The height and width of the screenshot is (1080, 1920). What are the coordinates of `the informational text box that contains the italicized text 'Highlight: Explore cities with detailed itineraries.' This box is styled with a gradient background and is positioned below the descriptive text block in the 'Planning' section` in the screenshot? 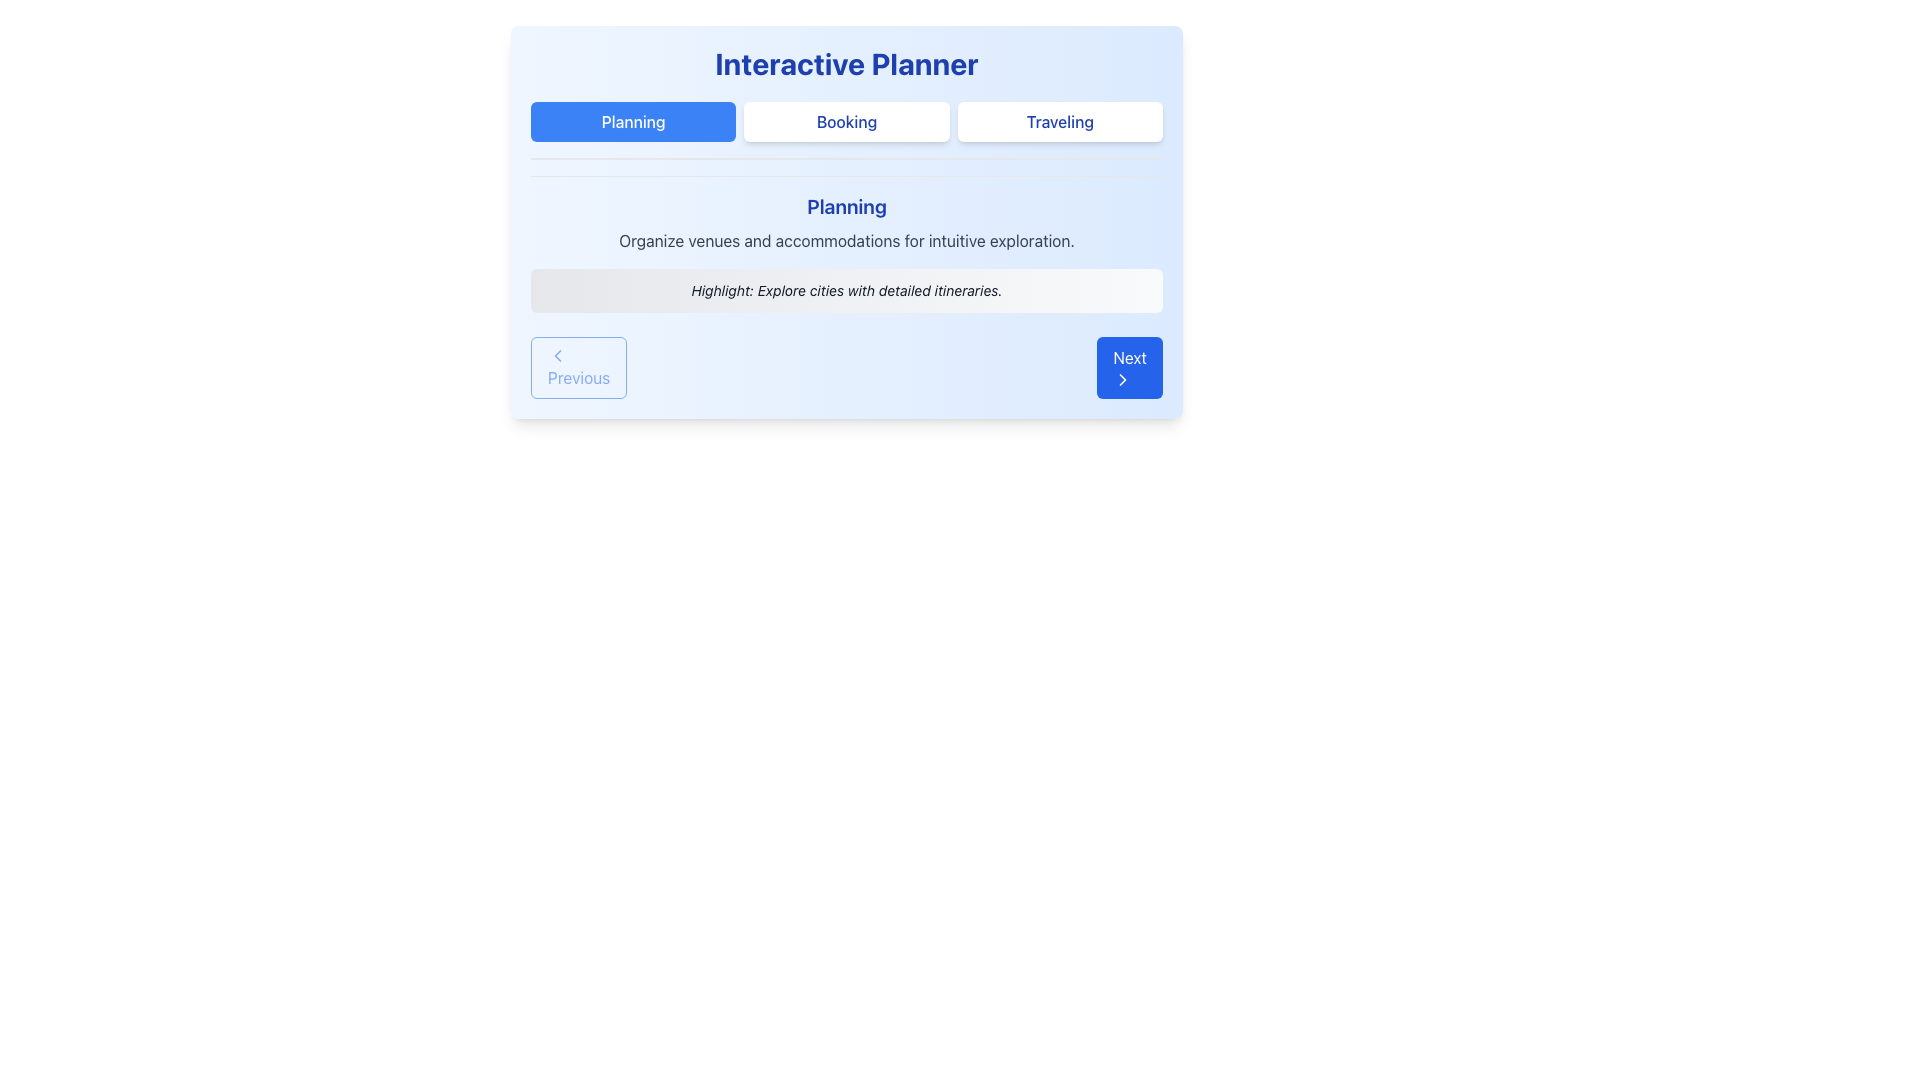 It's located at (846, 290).